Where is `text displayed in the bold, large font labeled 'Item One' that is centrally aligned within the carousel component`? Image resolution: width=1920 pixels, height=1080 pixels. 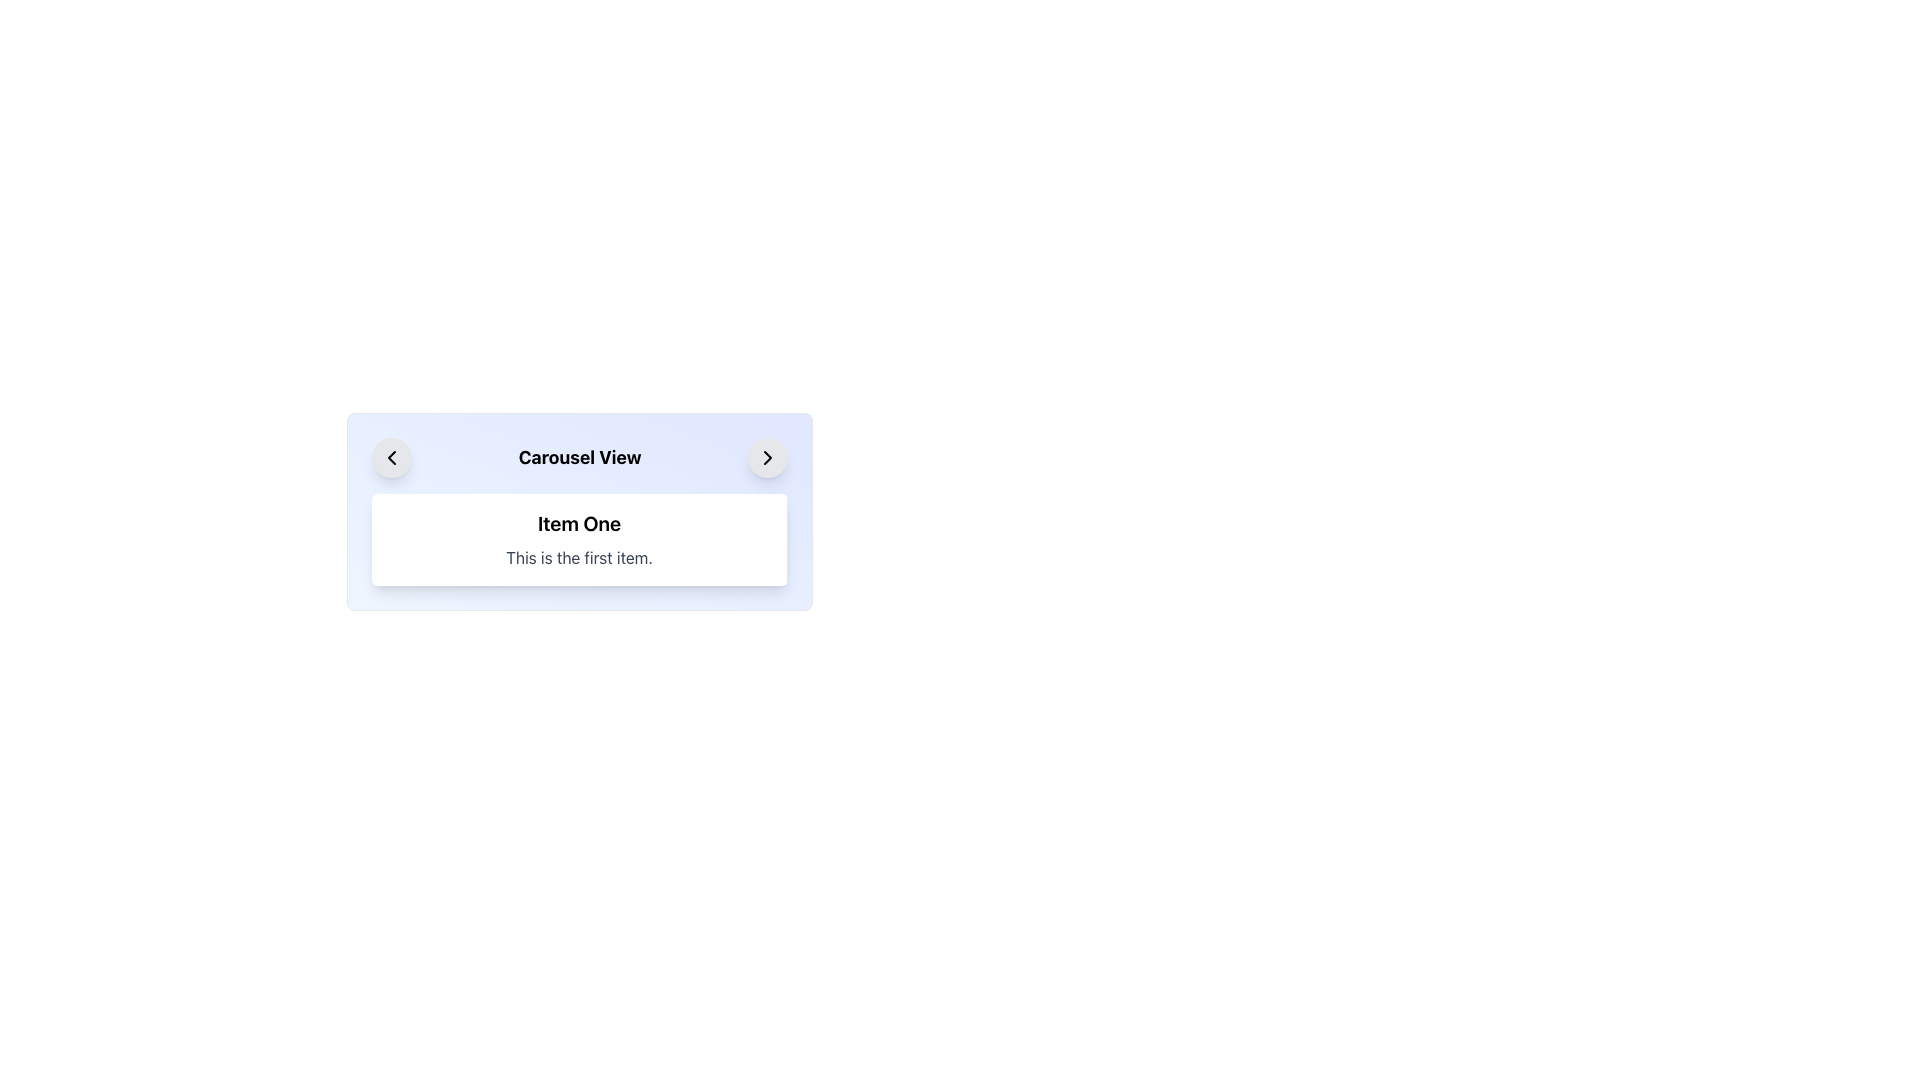 text displayed in the bold, large font labeled 'Item One' that is centrally aligned within the carousel component is located at coordinates (578, 523).